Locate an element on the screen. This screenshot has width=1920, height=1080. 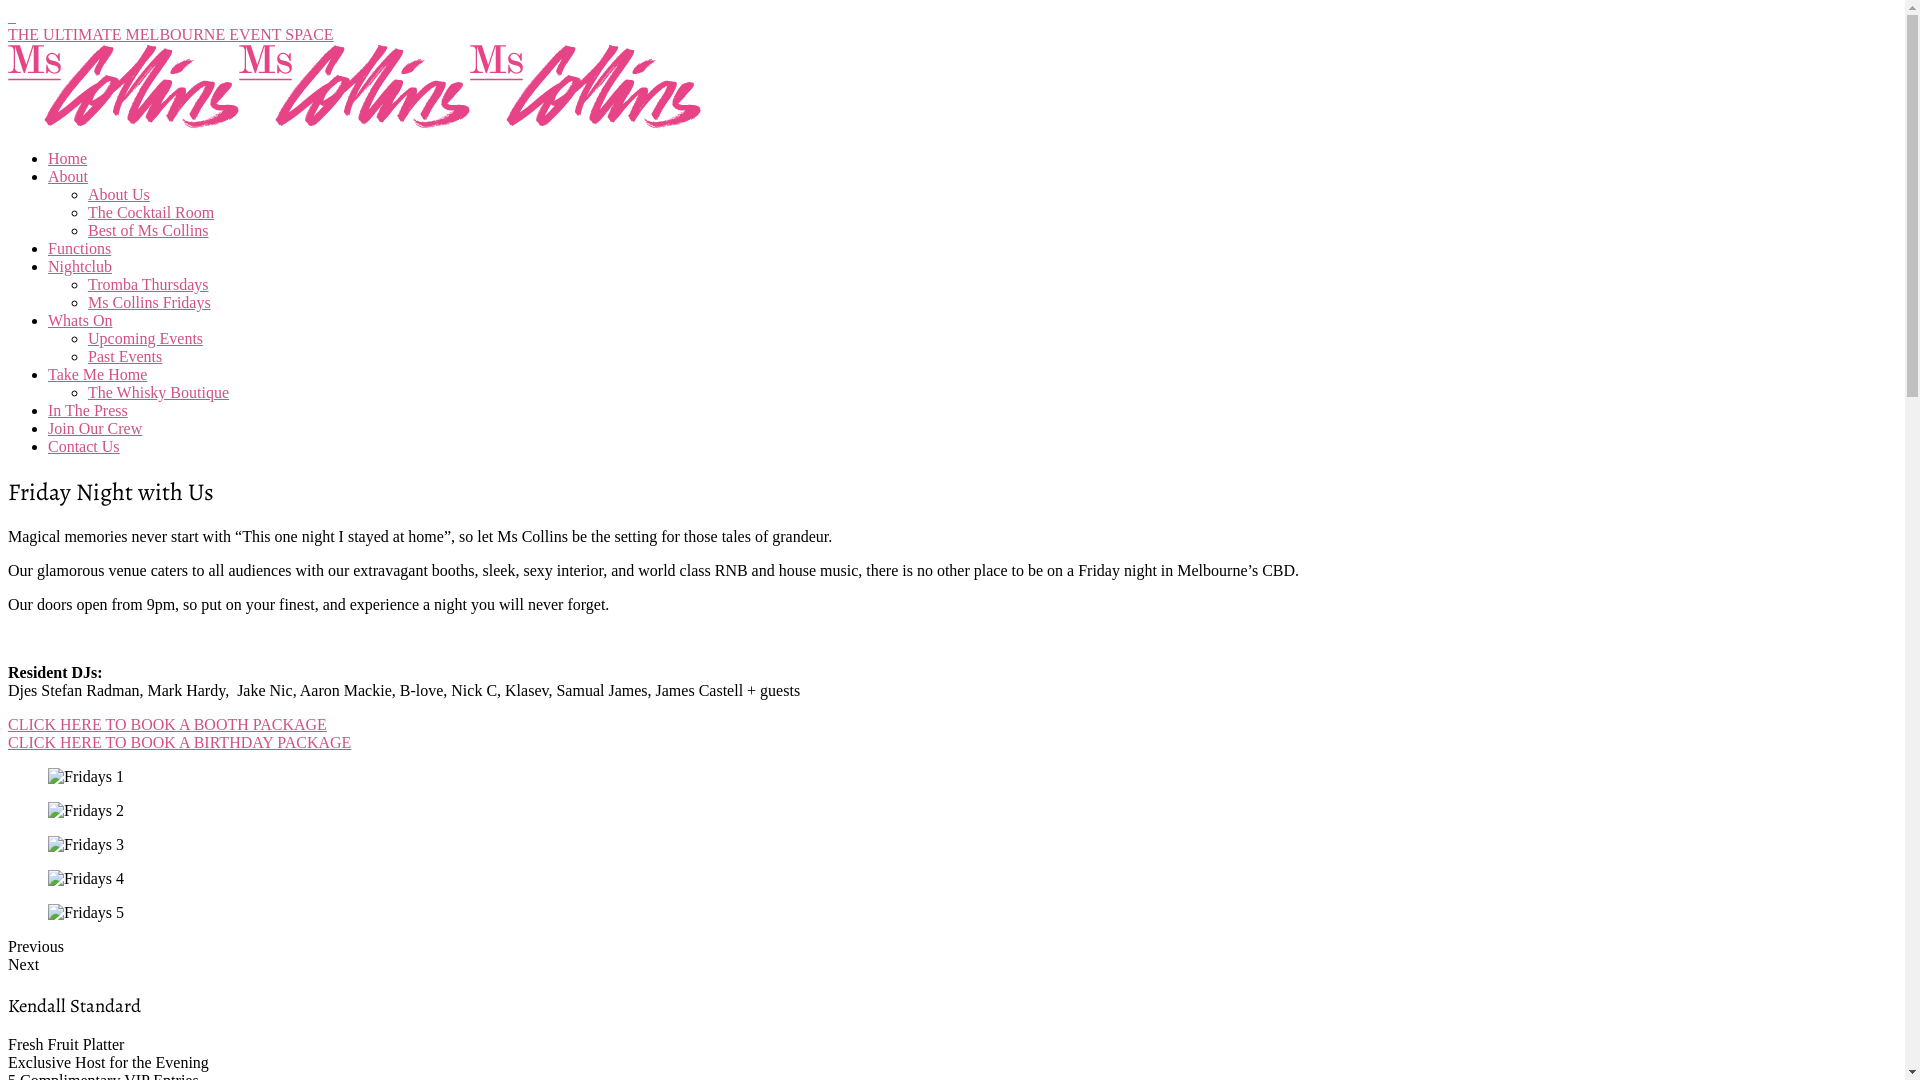
'CLICK HERE TO BOOK A BIRTHDAY PACKAGE' is located at coordinates (179, 742).